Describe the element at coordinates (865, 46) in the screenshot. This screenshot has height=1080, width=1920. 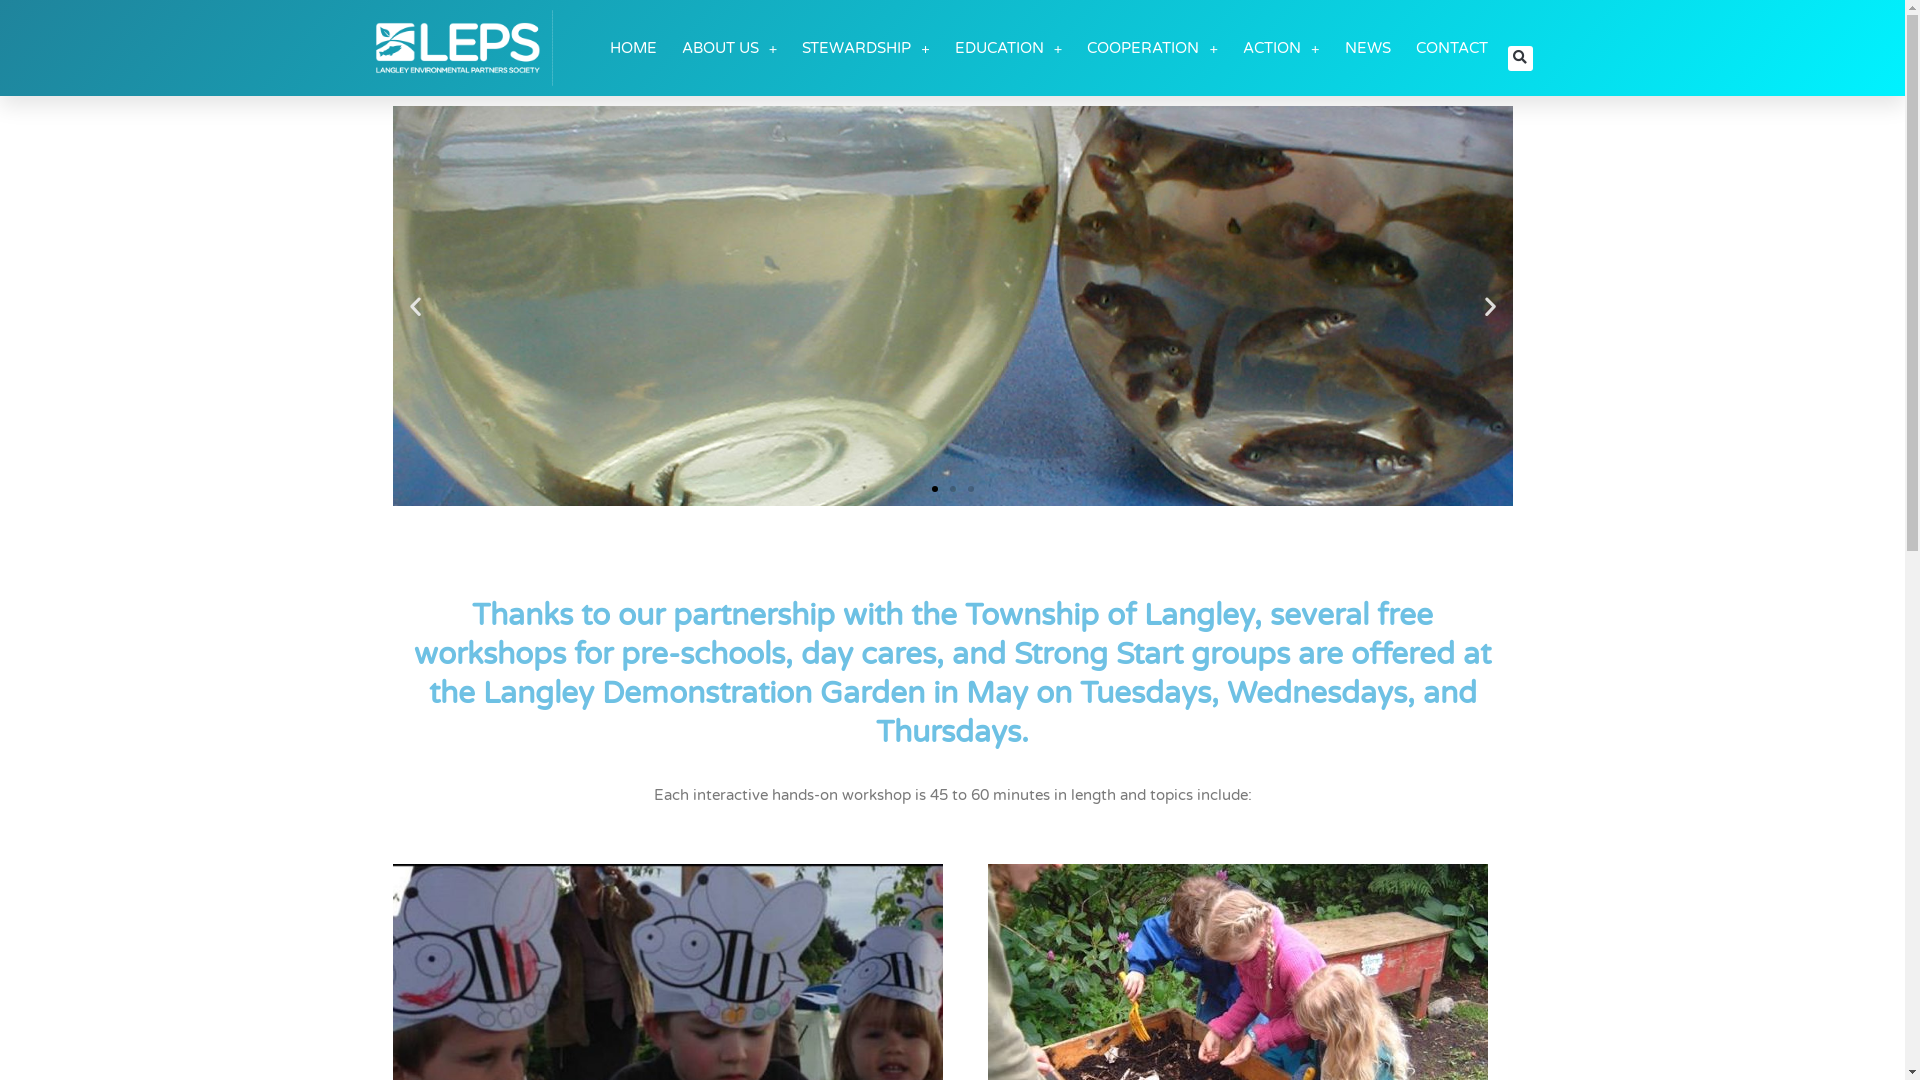
I see `'STEWARDSHIP'` at that location.